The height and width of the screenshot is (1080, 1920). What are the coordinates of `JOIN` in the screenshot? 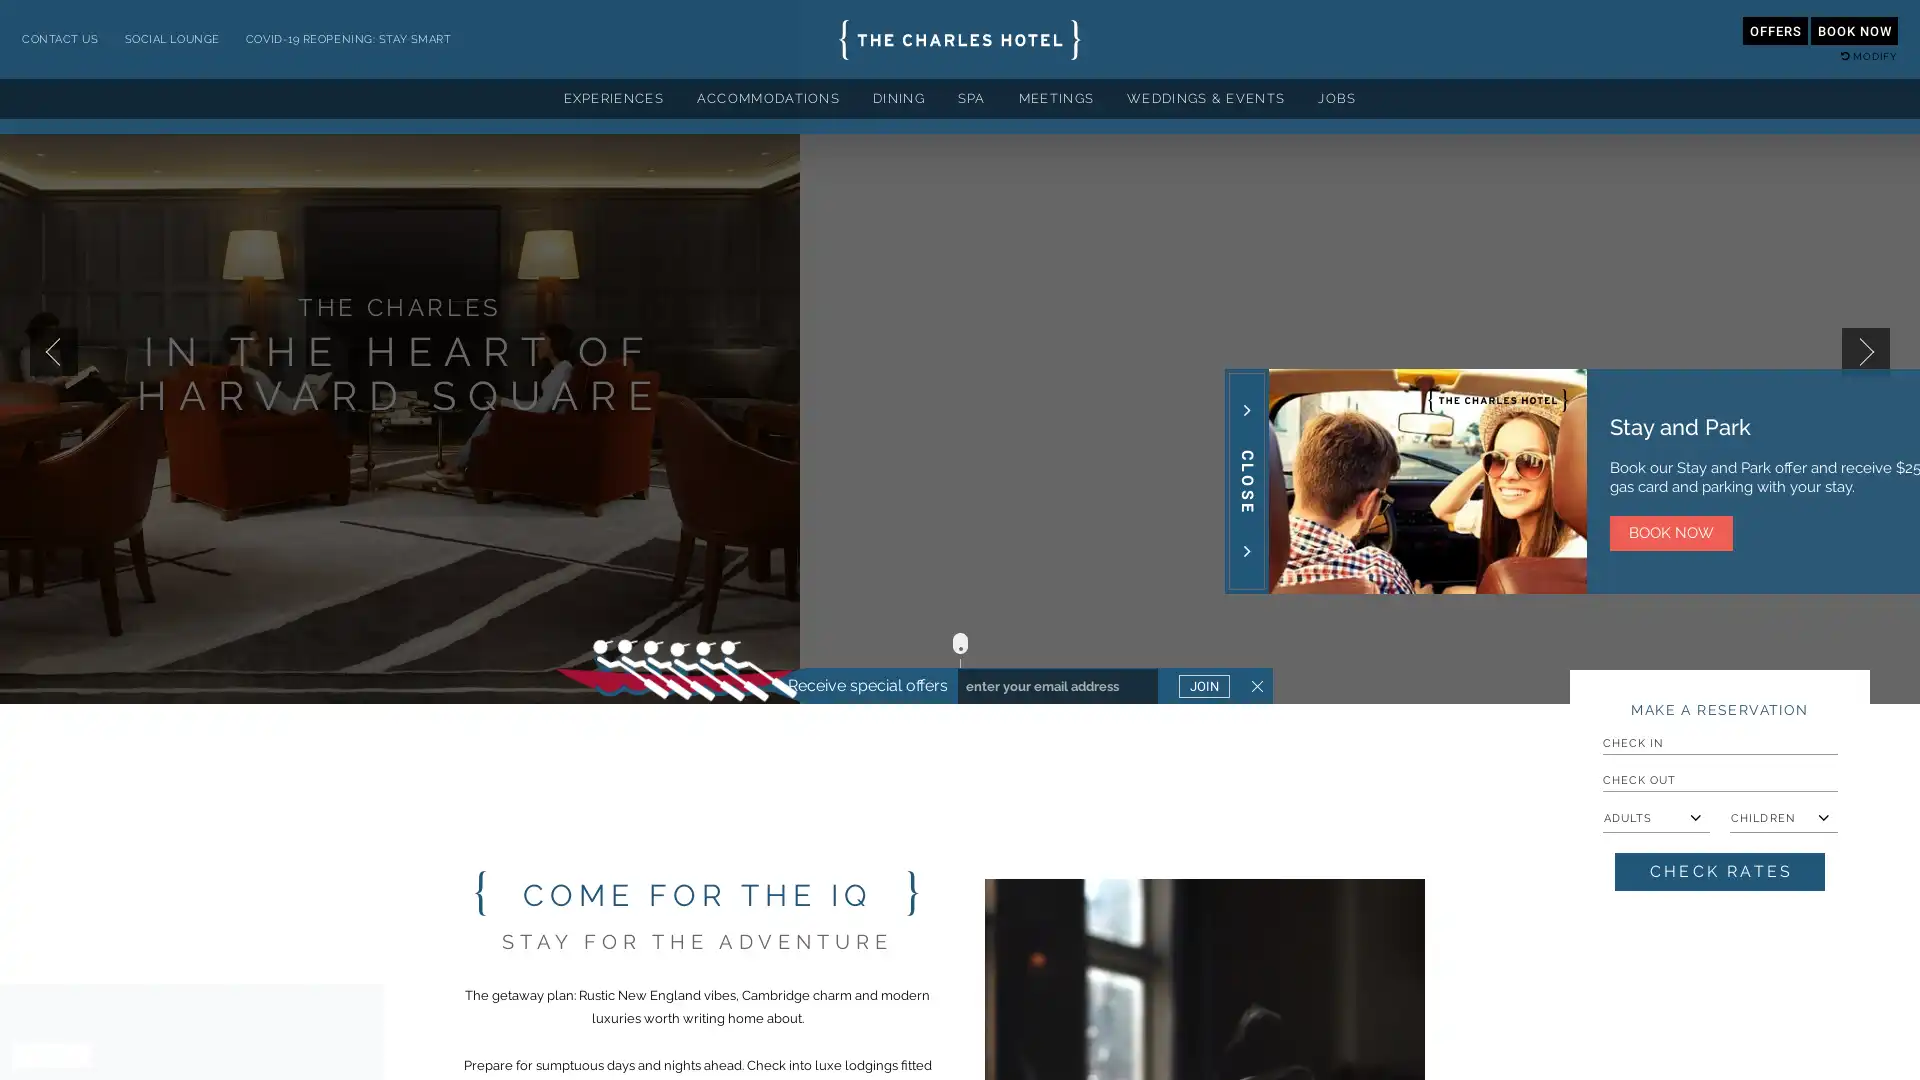 It's located at (1203, 685).